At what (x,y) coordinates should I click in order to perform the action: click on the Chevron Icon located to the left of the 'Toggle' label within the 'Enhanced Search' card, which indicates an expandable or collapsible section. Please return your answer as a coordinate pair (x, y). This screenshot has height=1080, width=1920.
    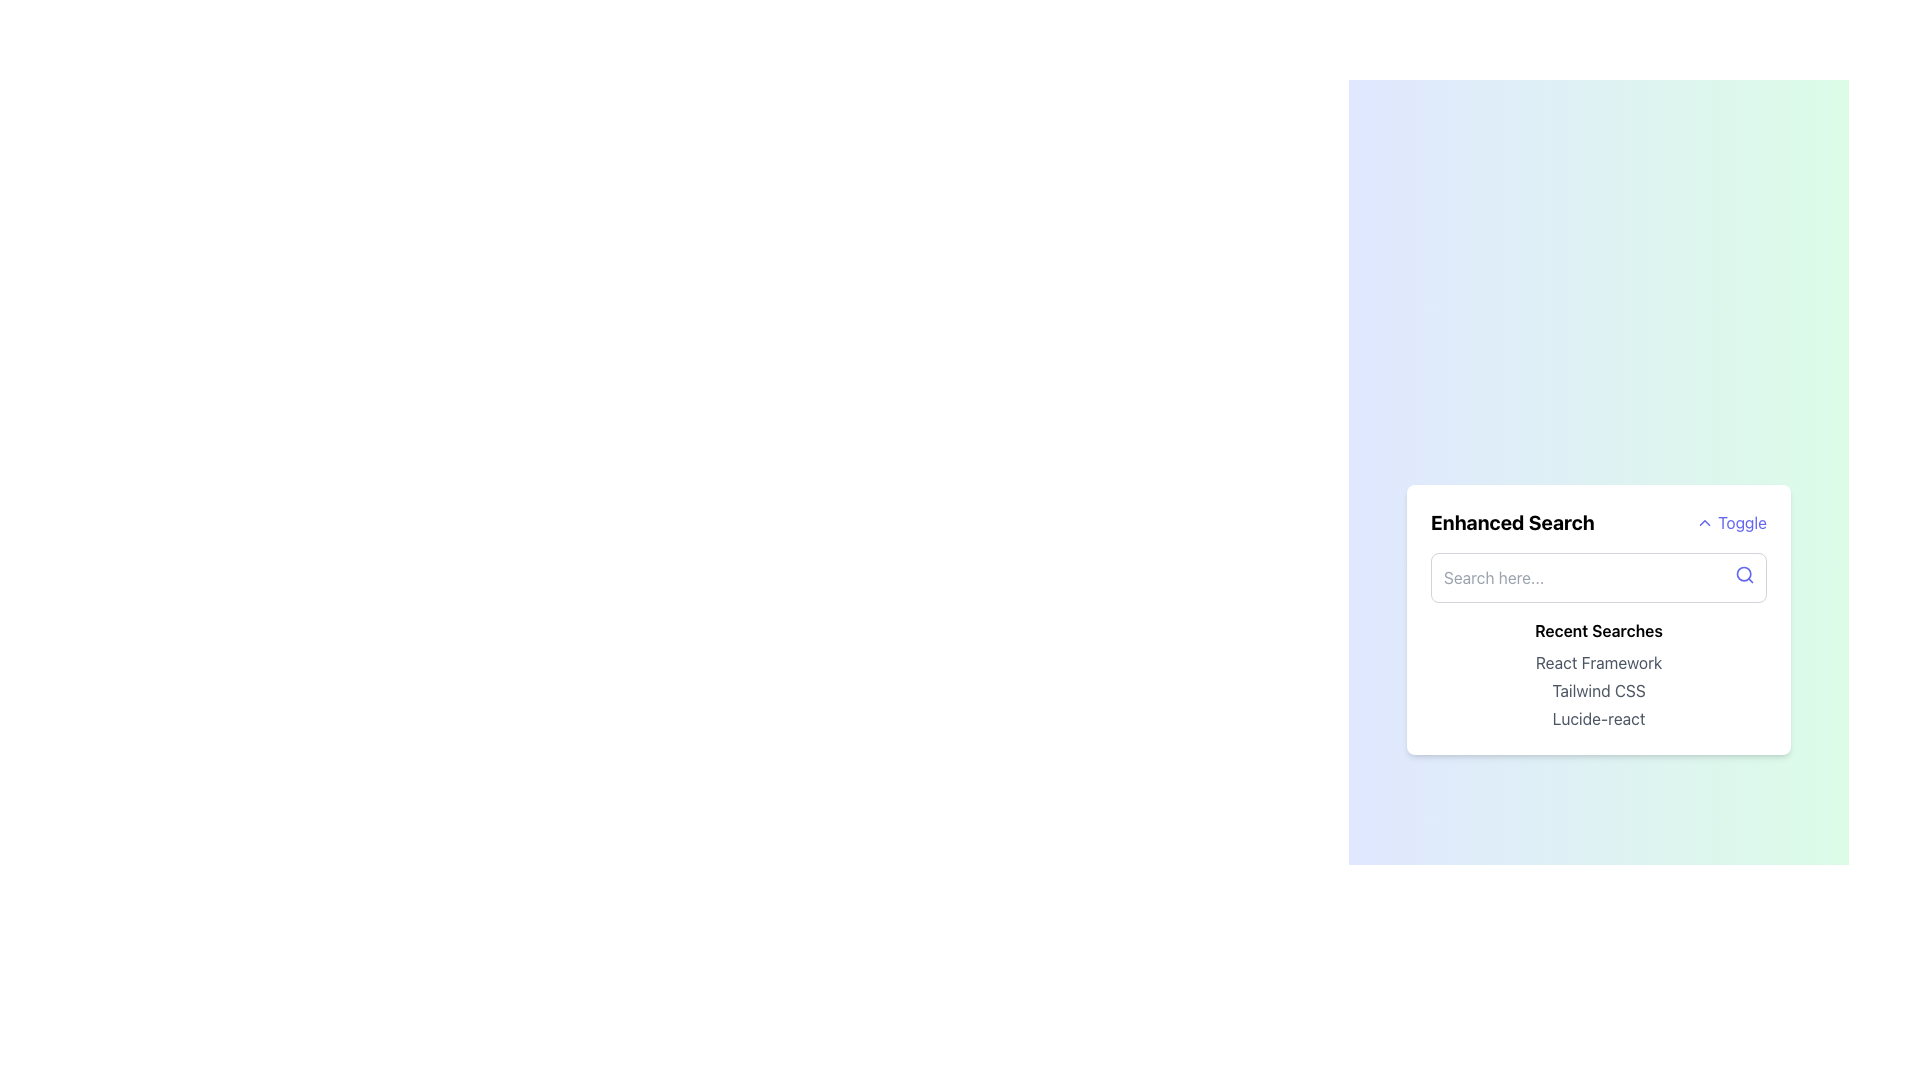
    Looking at the image, I should click on (1704, 522).